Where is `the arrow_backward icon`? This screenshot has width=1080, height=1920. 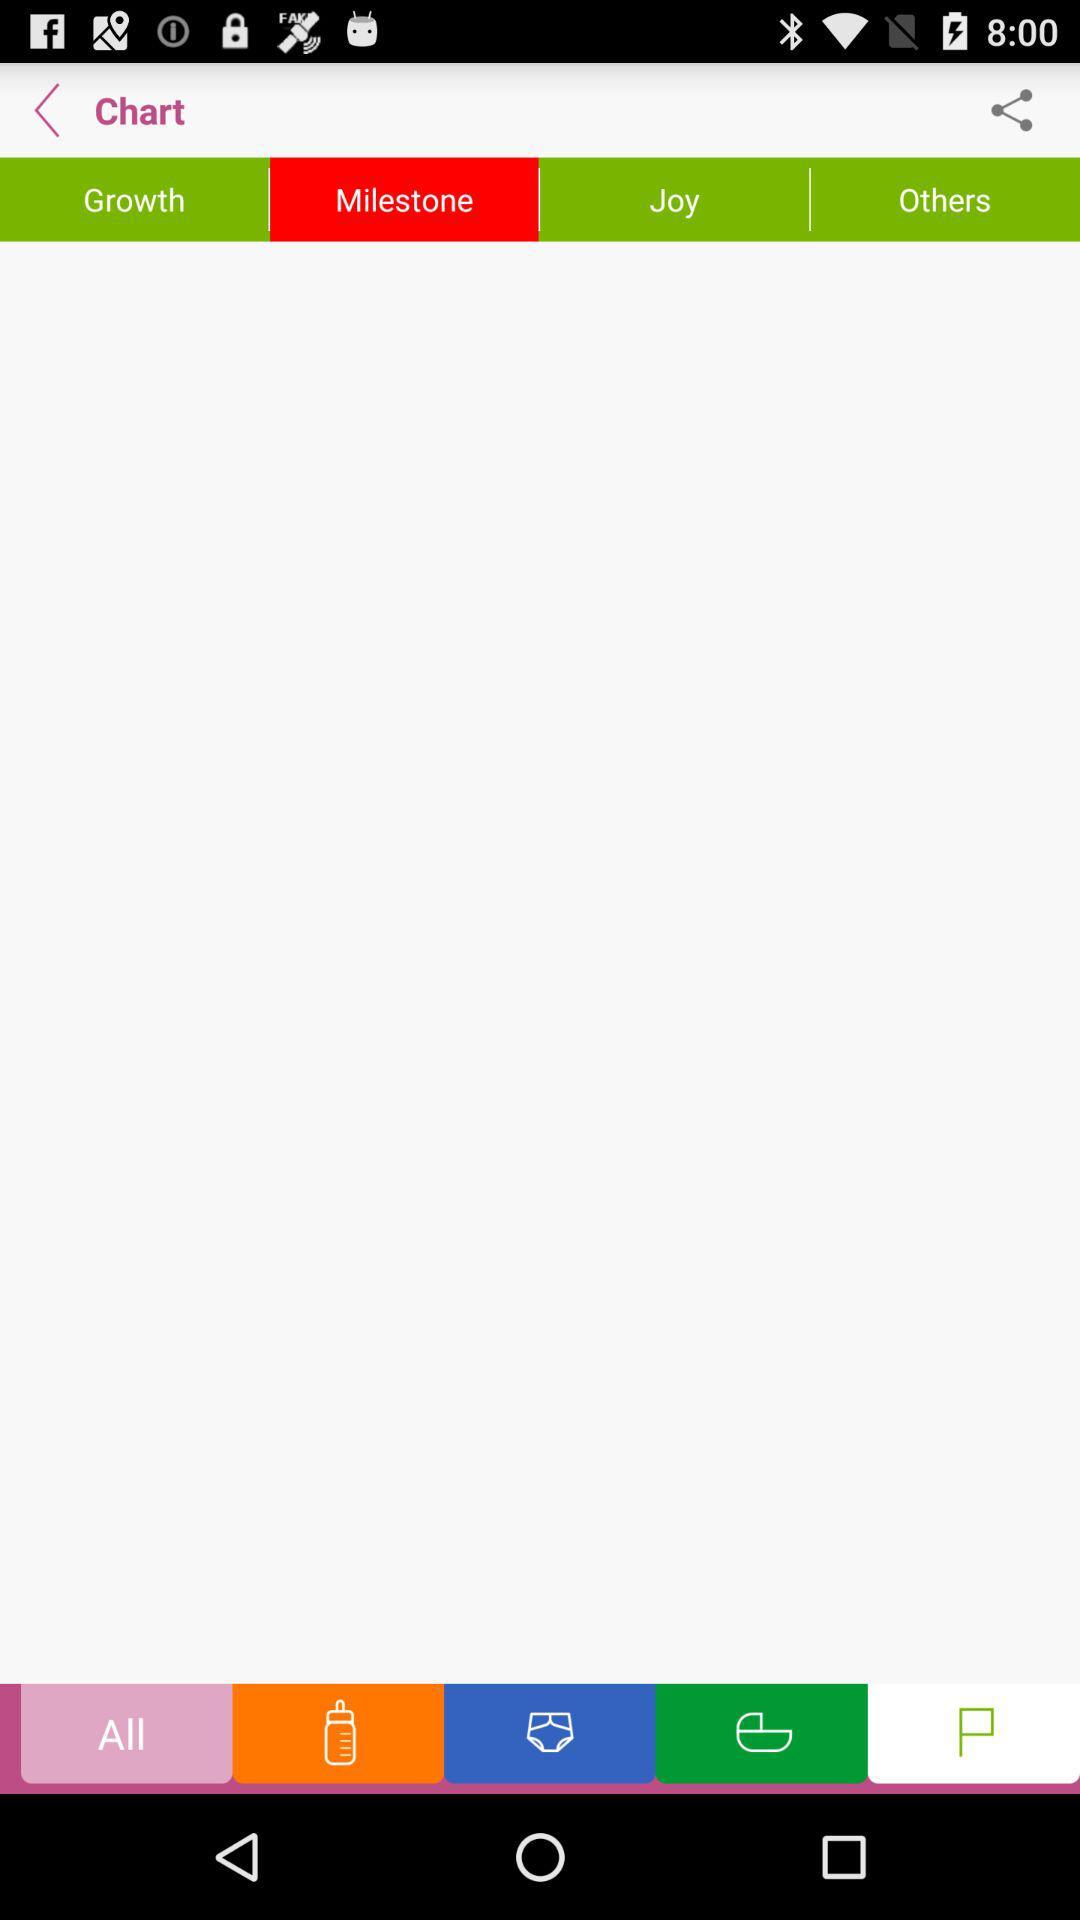
the arrow_backward icon is located at coordinates (46, 117).